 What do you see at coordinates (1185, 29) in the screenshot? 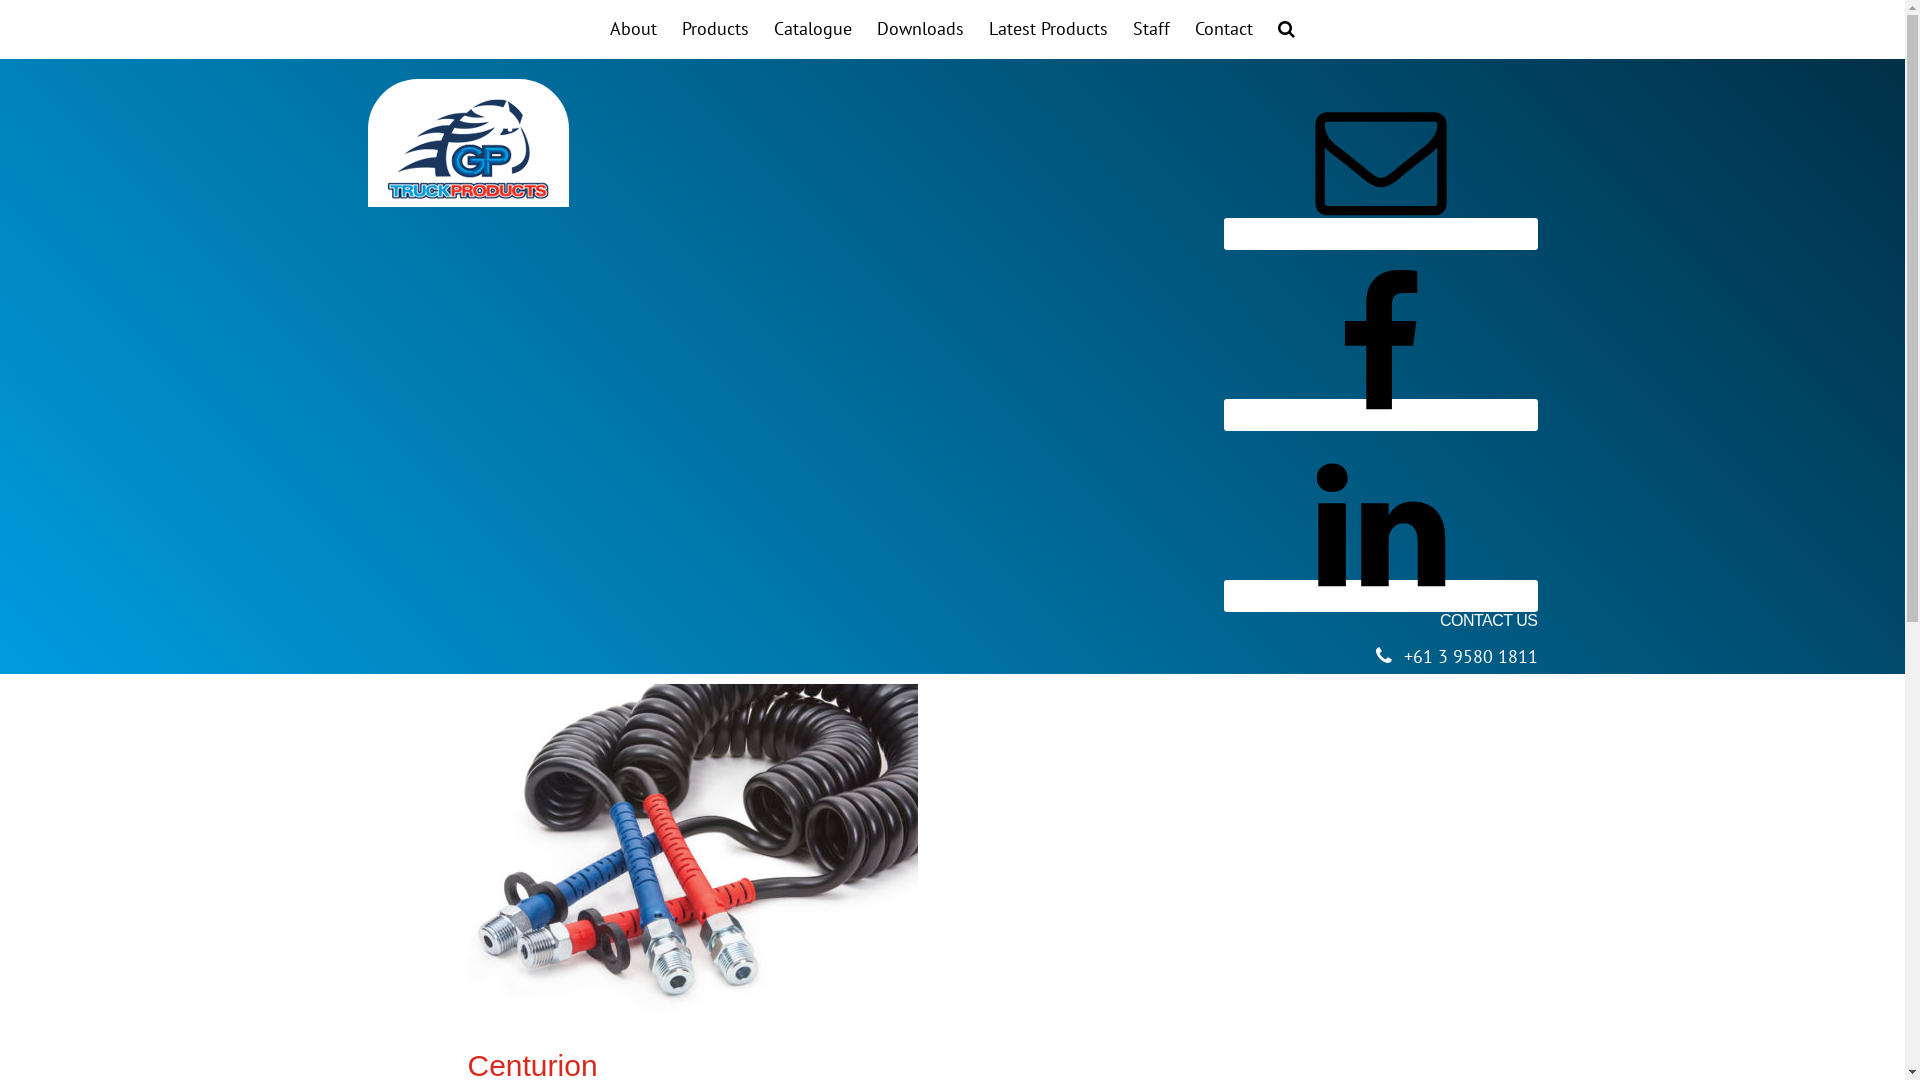
I see `'Contact'` at bounding box center [1185, 29].